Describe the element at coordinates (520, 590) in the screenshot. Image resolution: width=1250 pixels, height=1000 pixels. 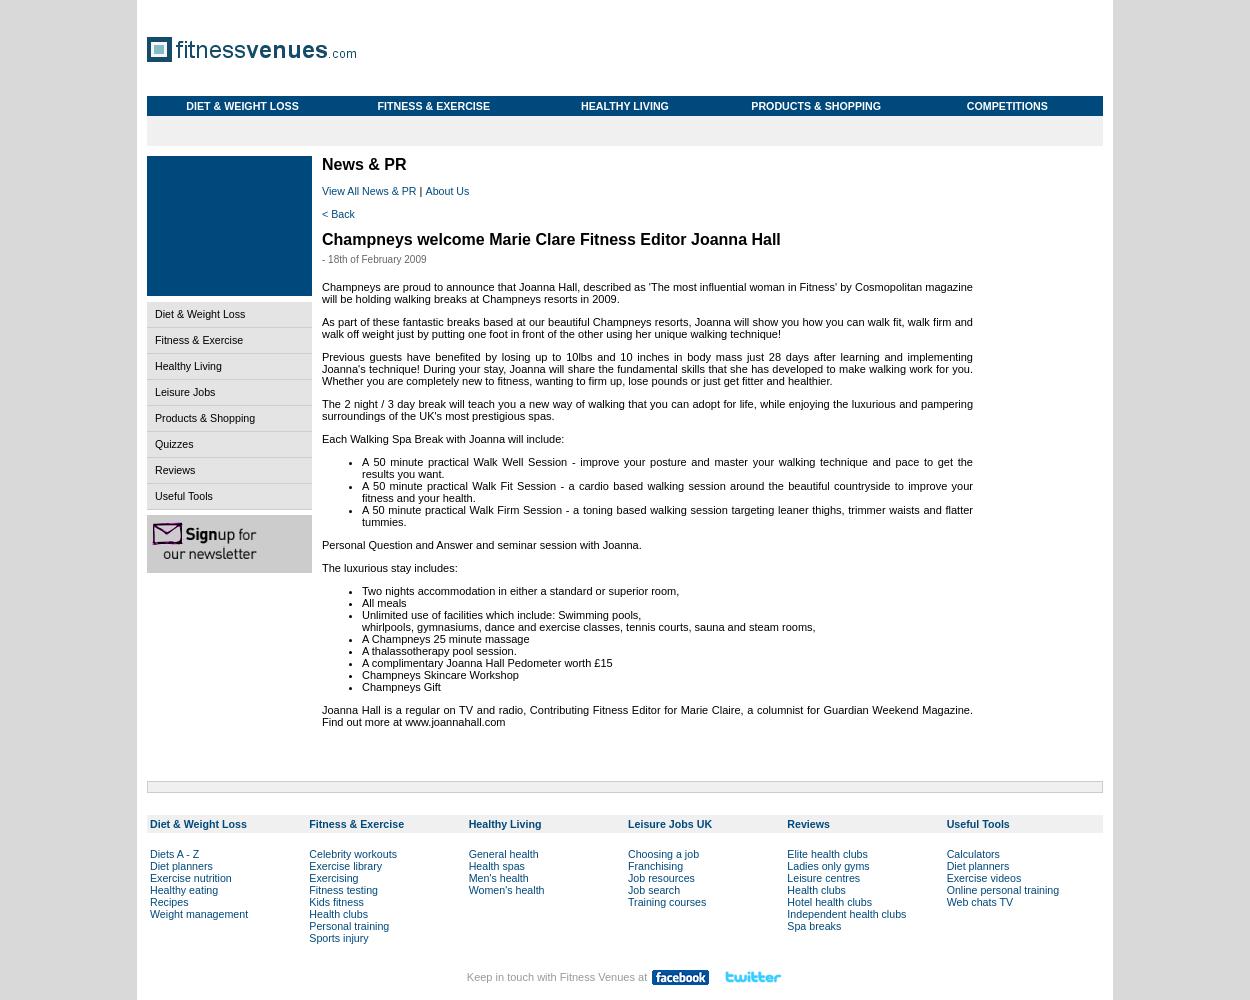
I see `'Two nights accommodation in either a standard or superior room,'` at that location.